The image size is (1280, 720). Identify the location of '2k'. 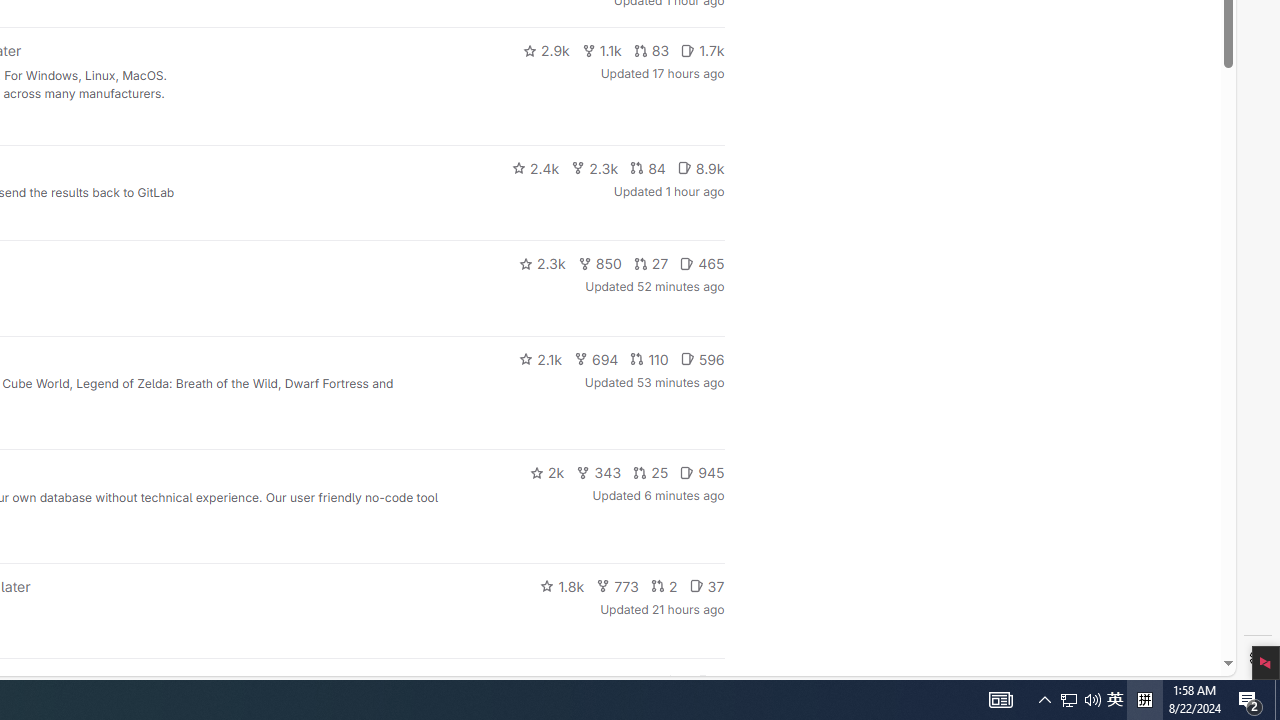
(546, 473).